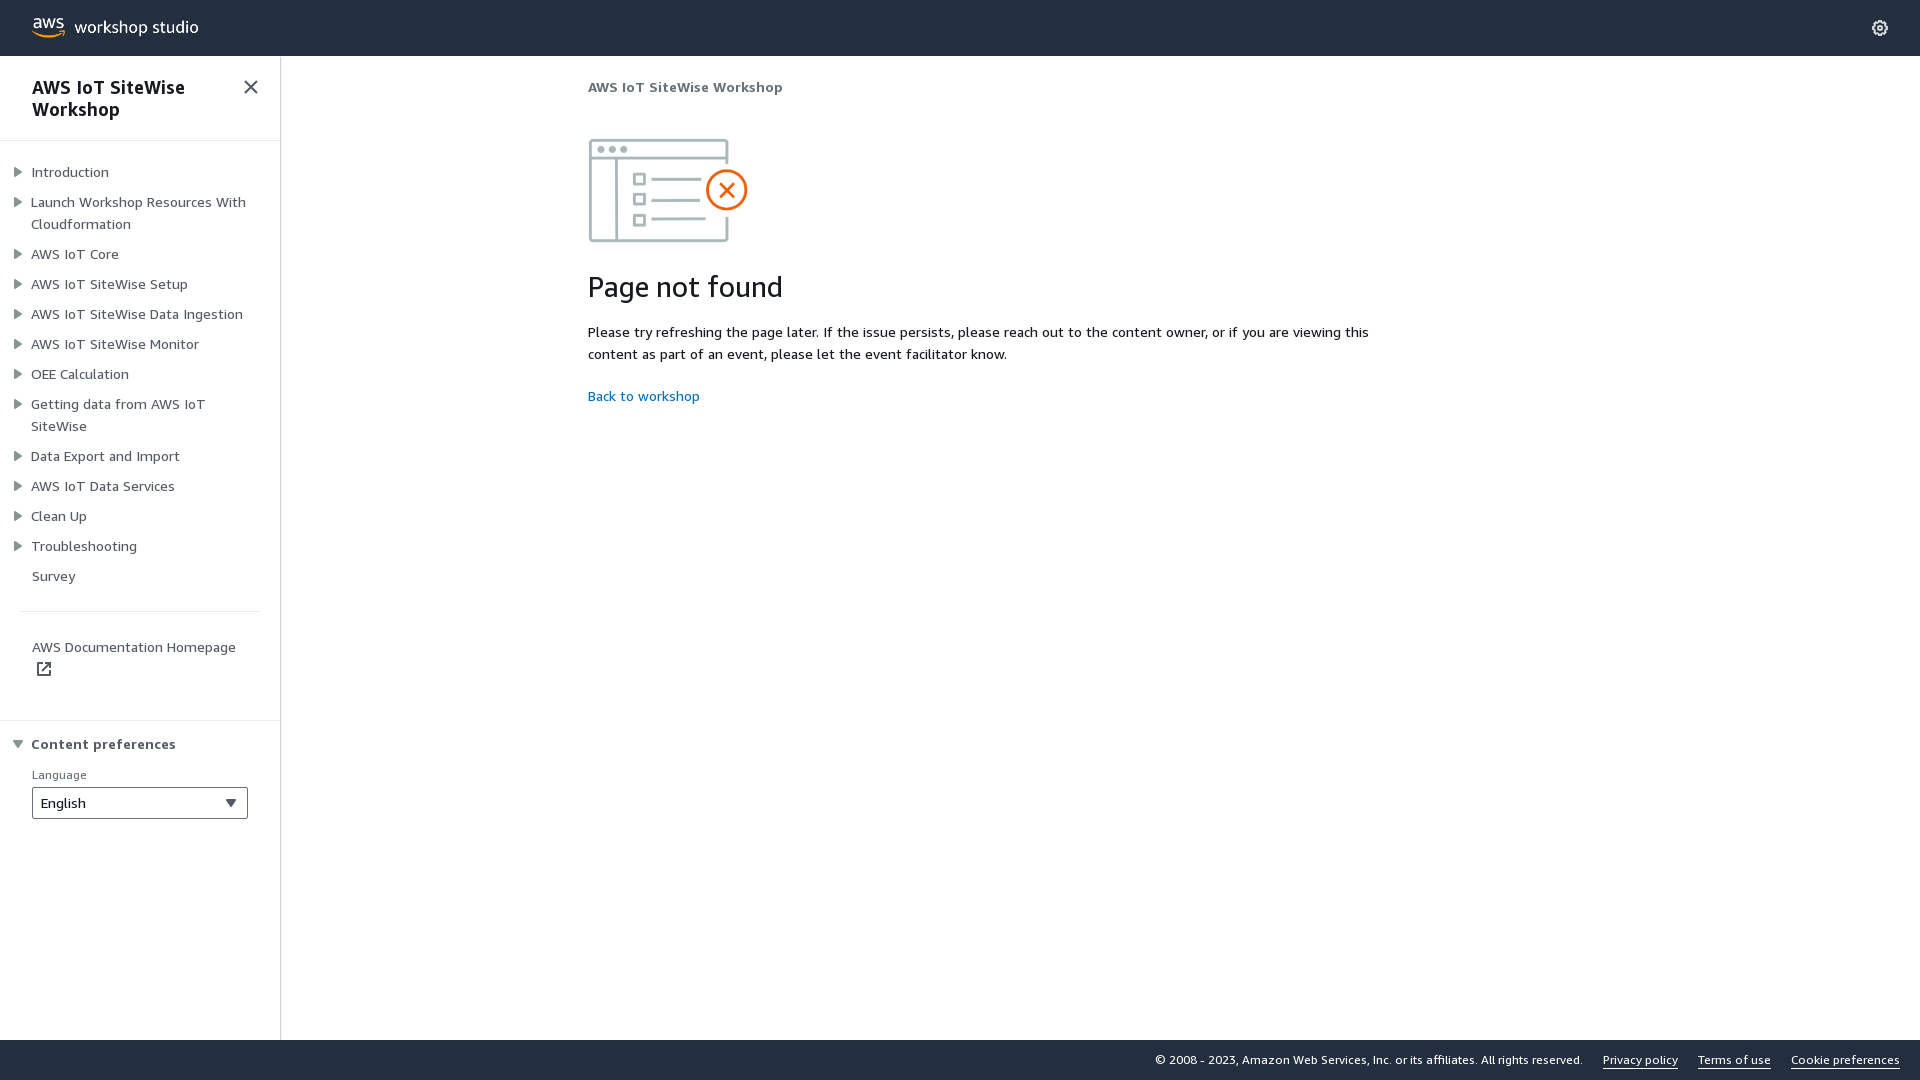  What do you see at coordinates (104, 455) in the screenshot?
I see `'Data Export and Import'` at bounding box center [104, 455].